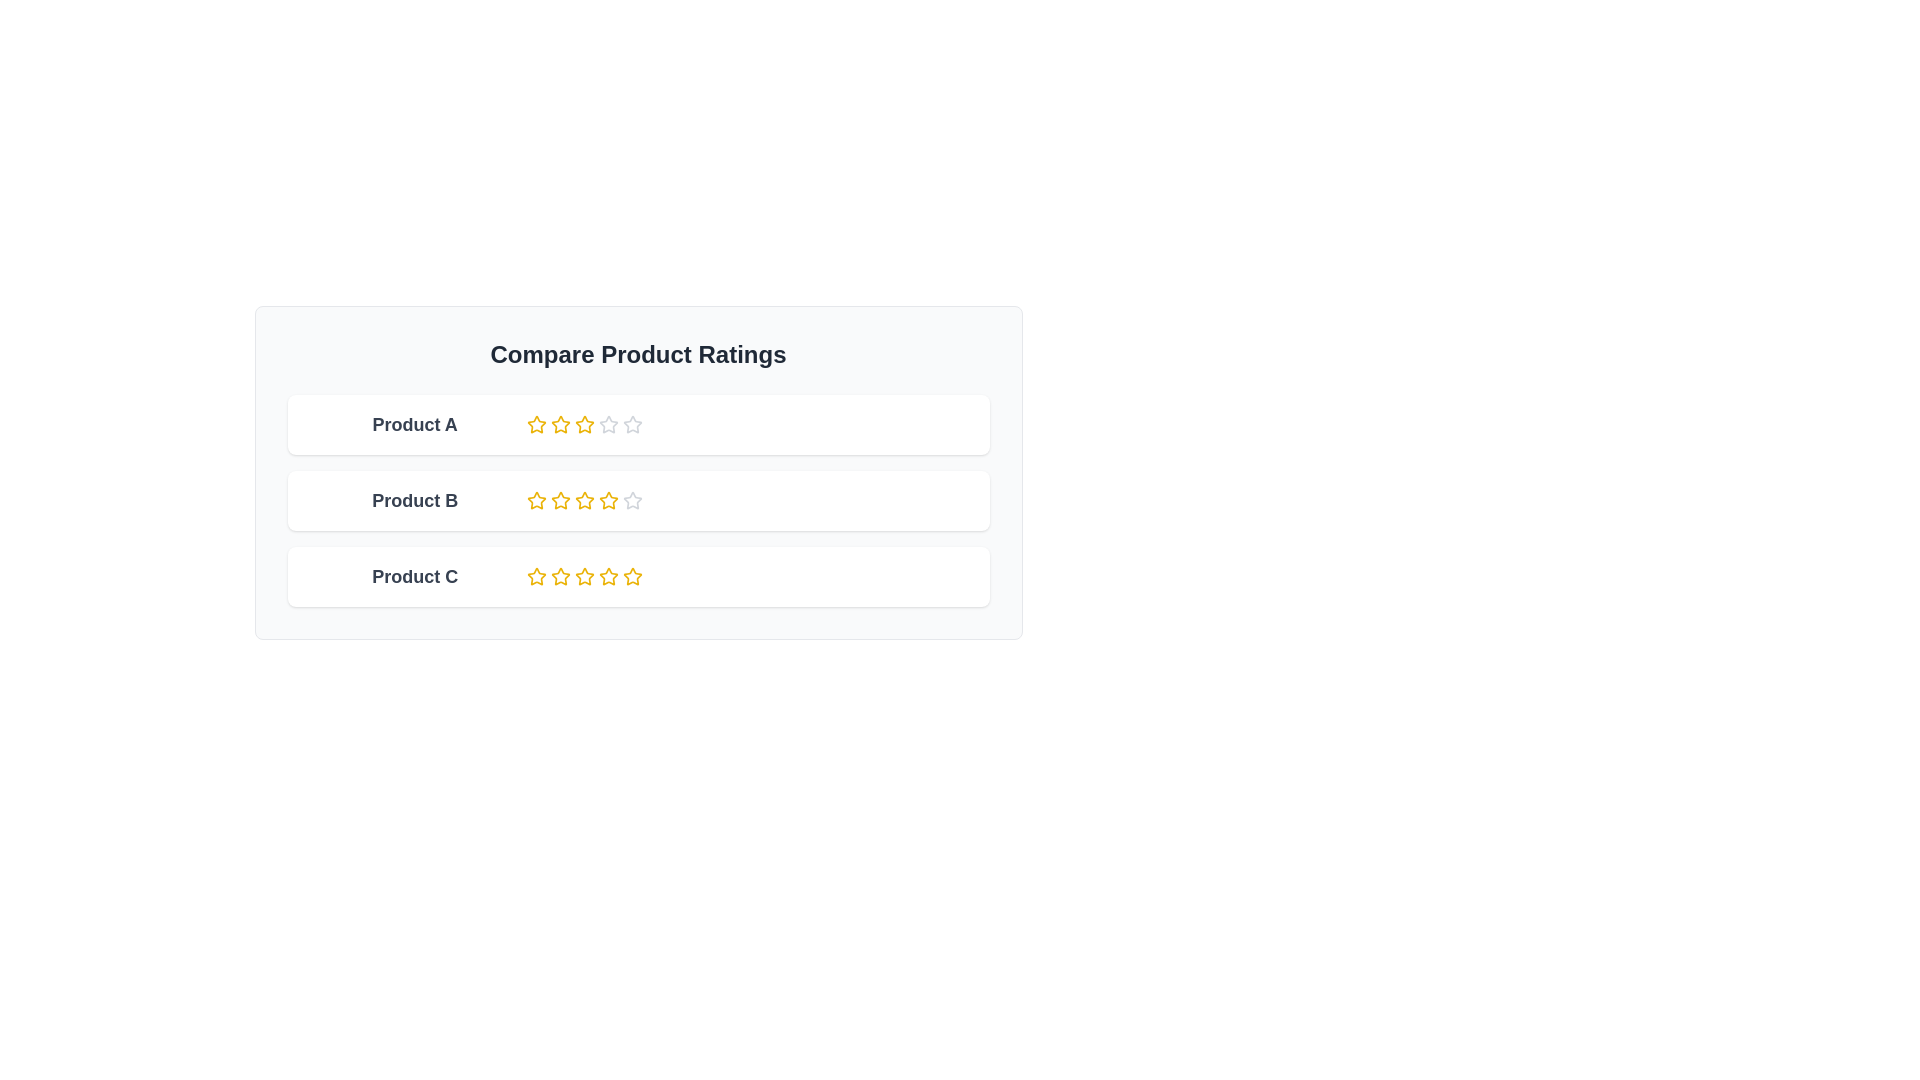 The image size is (1920, 1080). What do you see at coordinates (414, 500) in the screenshot?
I see `text content of the Text Label that identifies the second product in the vertically arranged list, located below 'Product A' and above 'Product C'` at bounding box center [414, 500].